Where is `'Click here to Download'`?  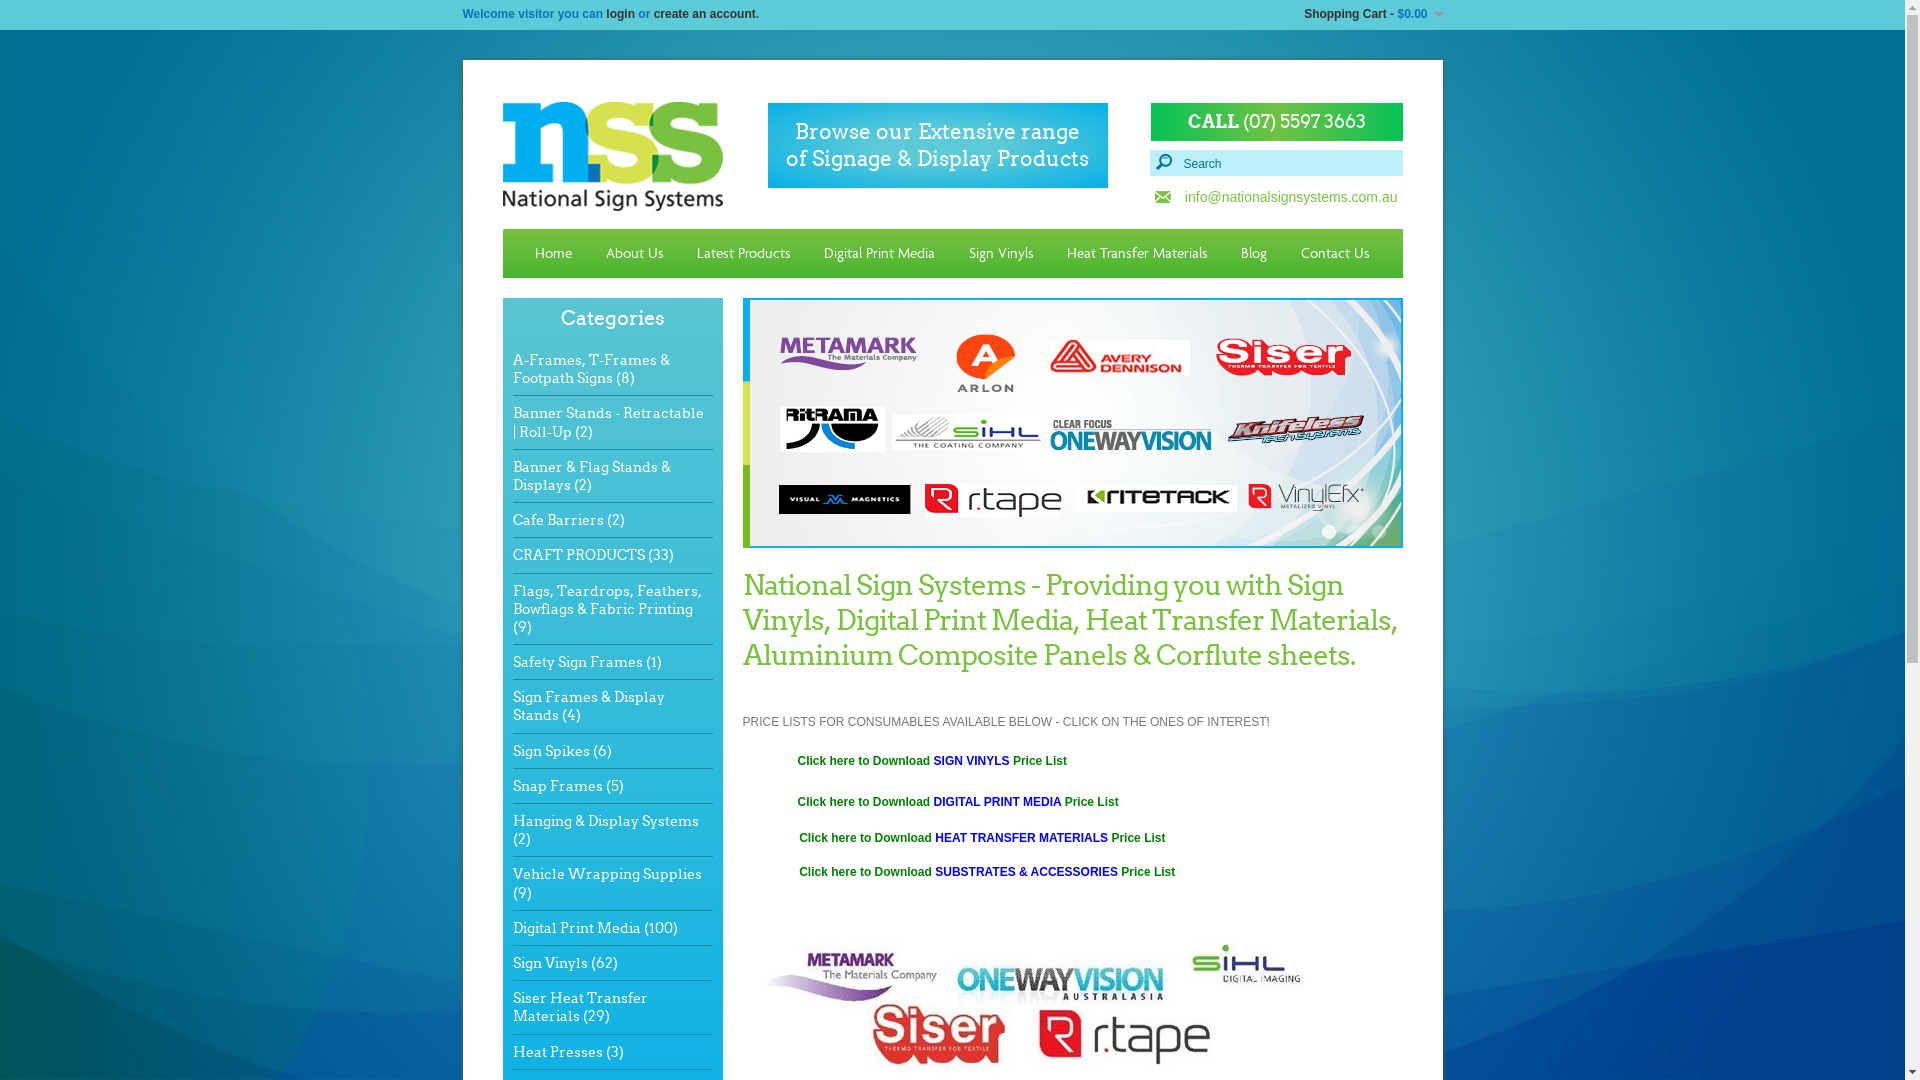 'Click here to Download' is located at coordinates (865, 837).